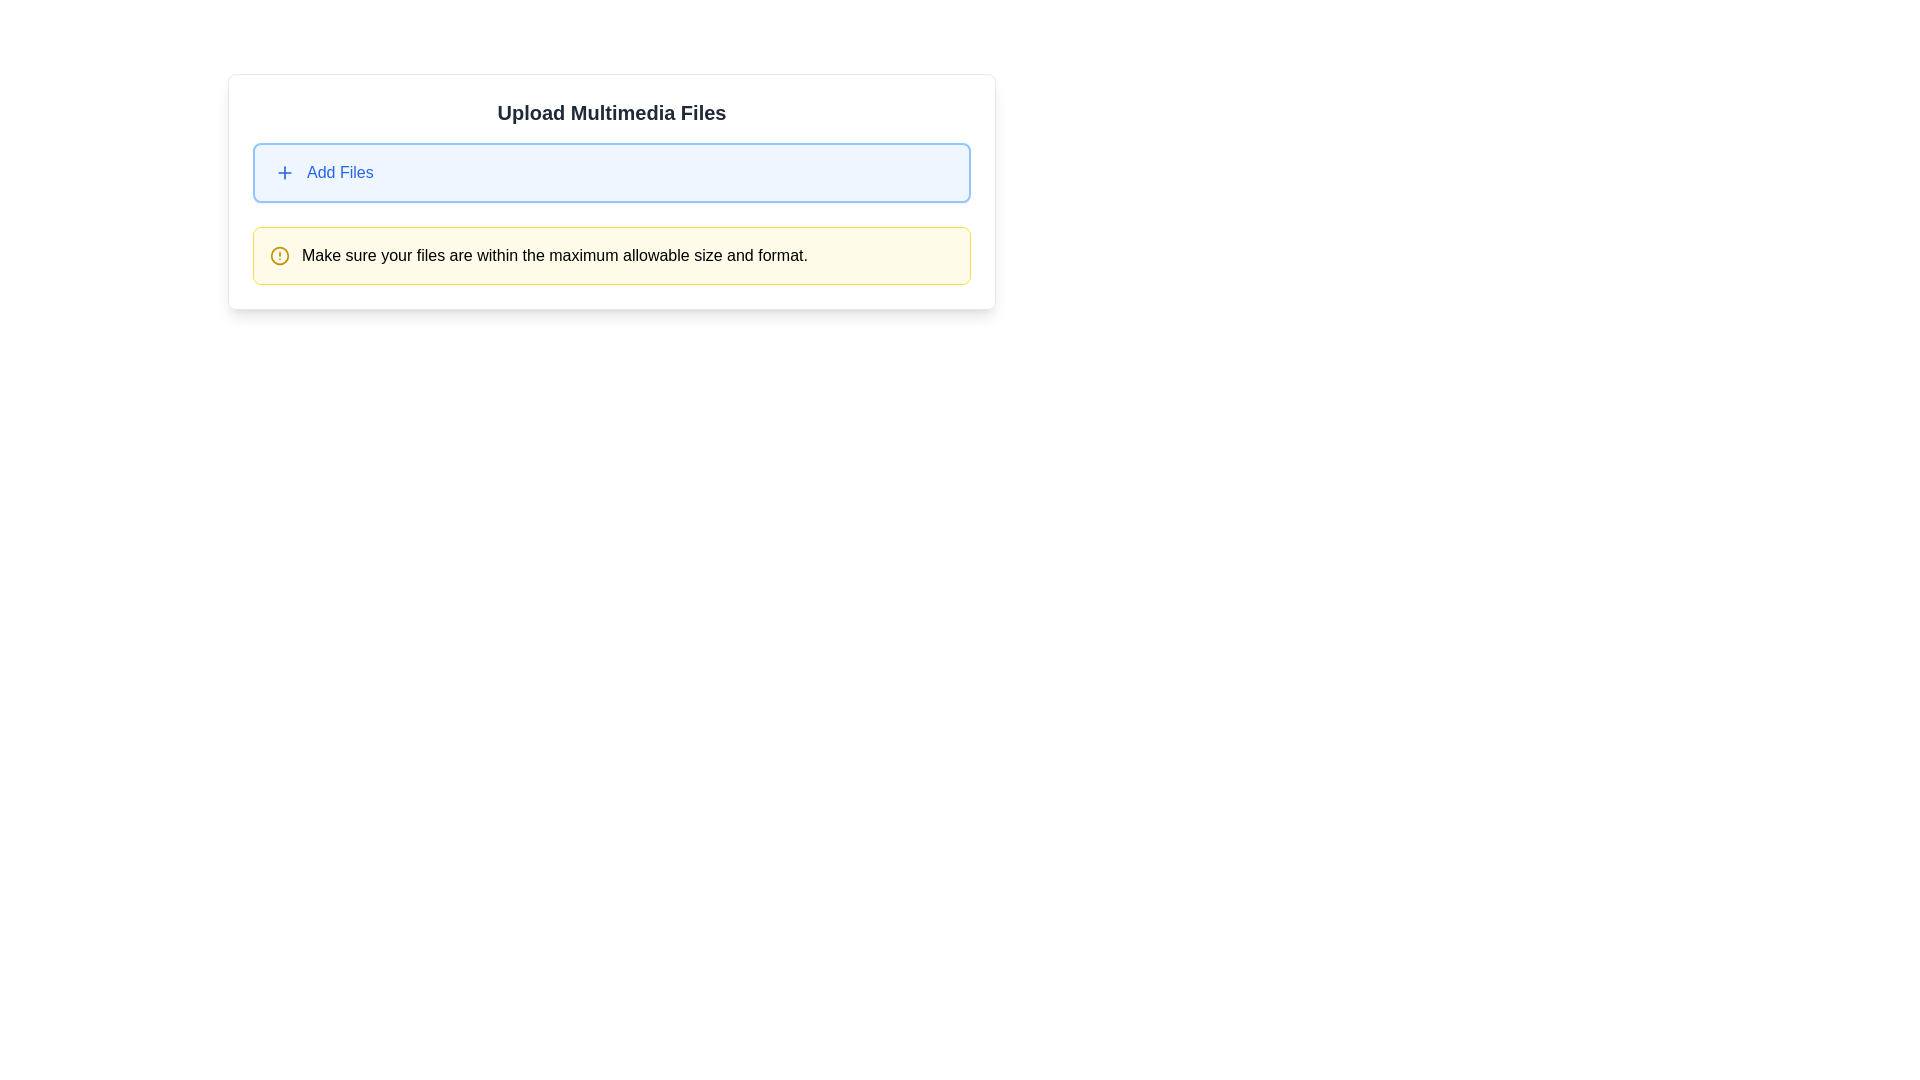 The image size is (1920, 1080). Describe the element at coordinates (278, 254) in the screenshot. I see `the alert icon located at the leftmost side of the yellow alert box that emphasizes the message about file size and format requirements` at that location.